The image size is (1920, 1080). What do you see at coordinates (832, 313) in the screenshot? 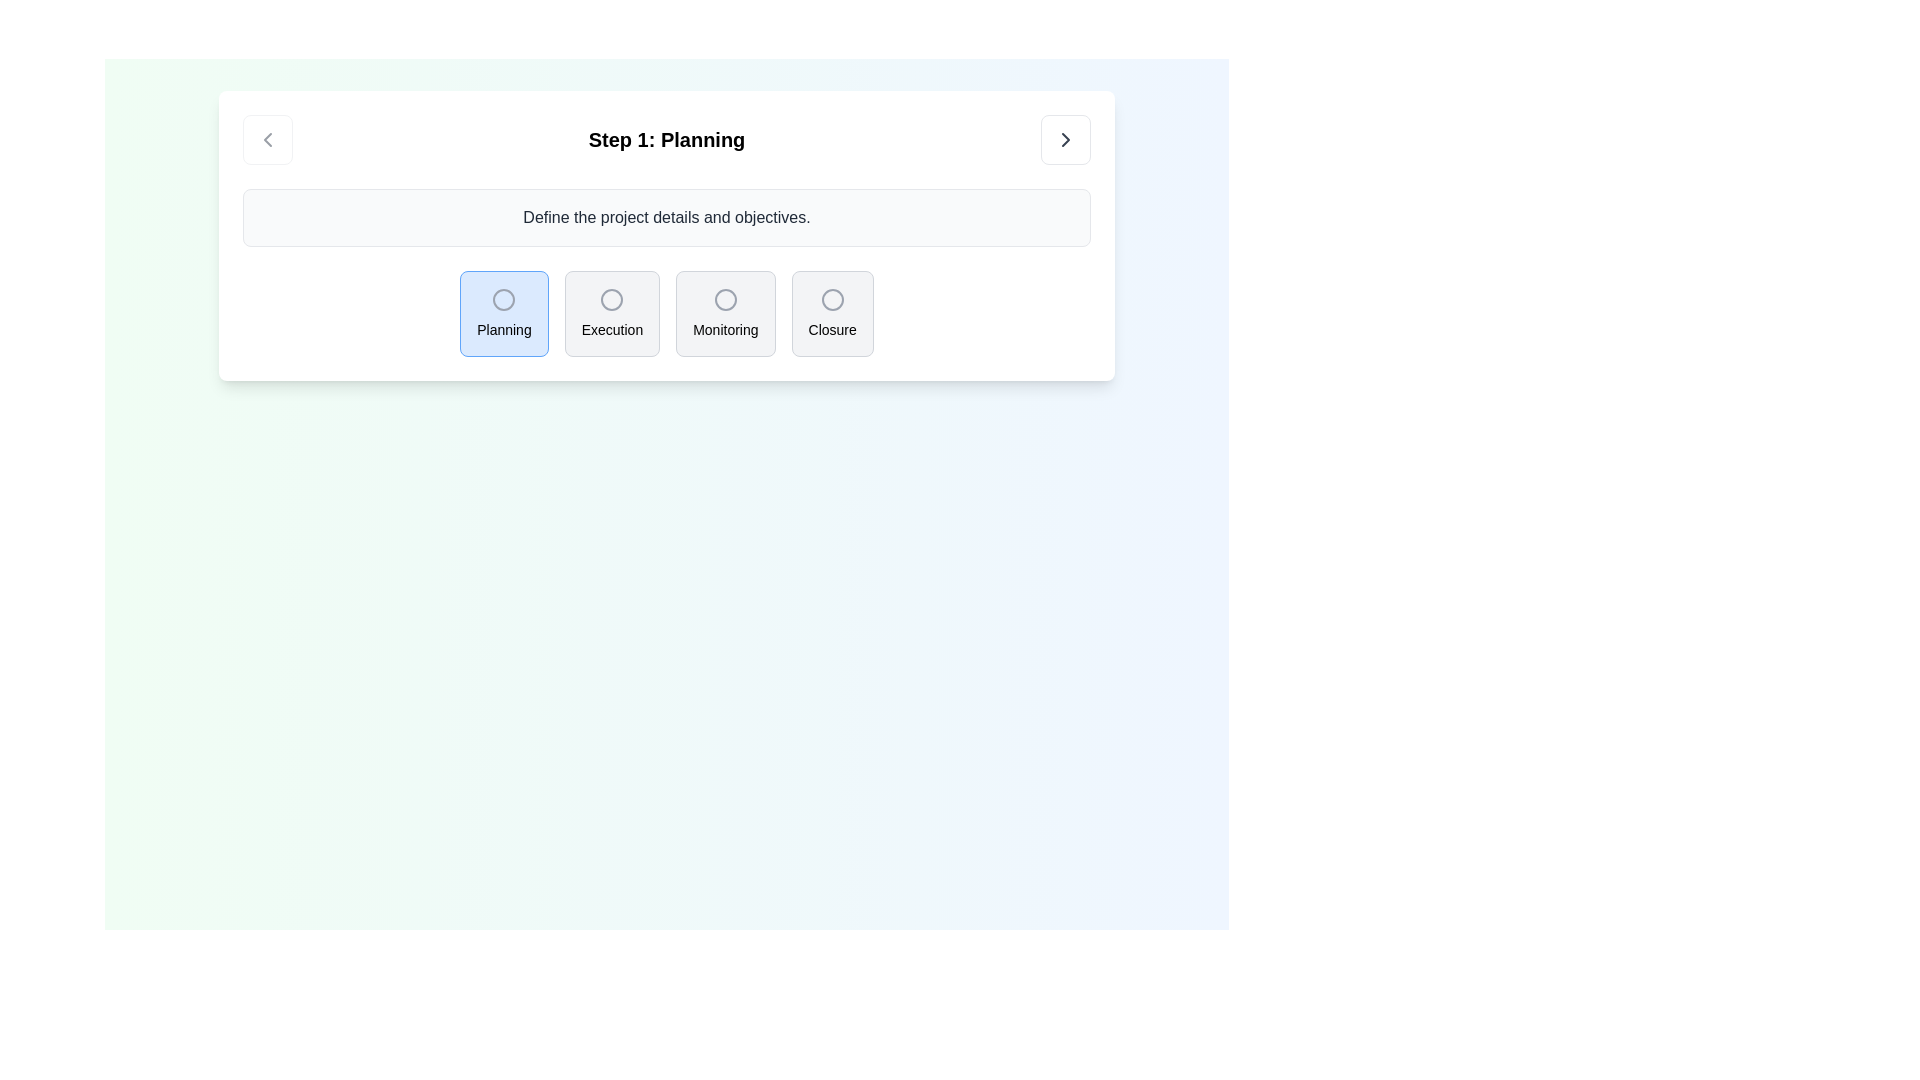
I see `the 'Closure' button, which is a circular icon with a text label below it, located on the far right of the group of similar components` at bounding box center [832, 313].